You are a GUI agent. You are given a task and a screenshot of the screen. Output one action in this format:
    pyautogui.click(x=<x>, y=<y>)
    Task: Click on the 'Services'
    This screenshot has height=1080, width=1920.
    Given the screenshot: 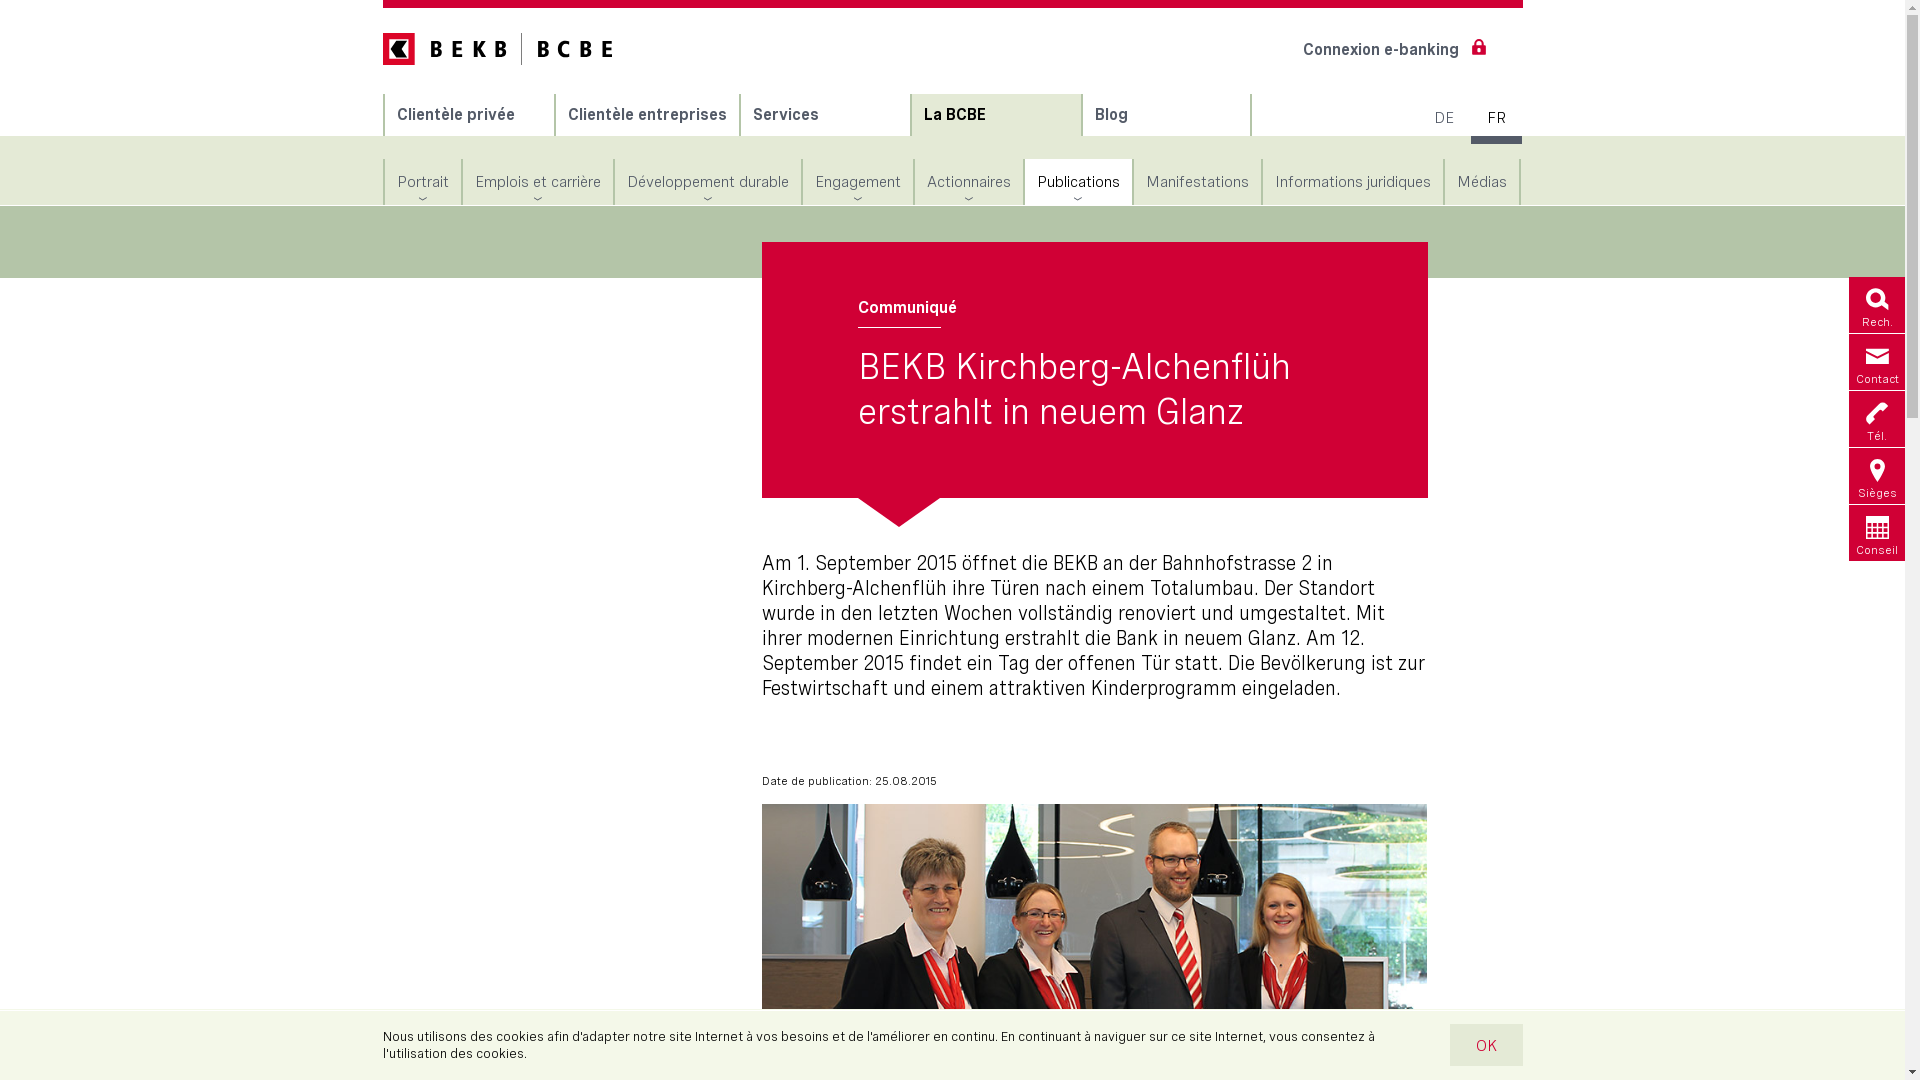 What is the action you would take?
    pyautogui.click(x=738, y=115)
    